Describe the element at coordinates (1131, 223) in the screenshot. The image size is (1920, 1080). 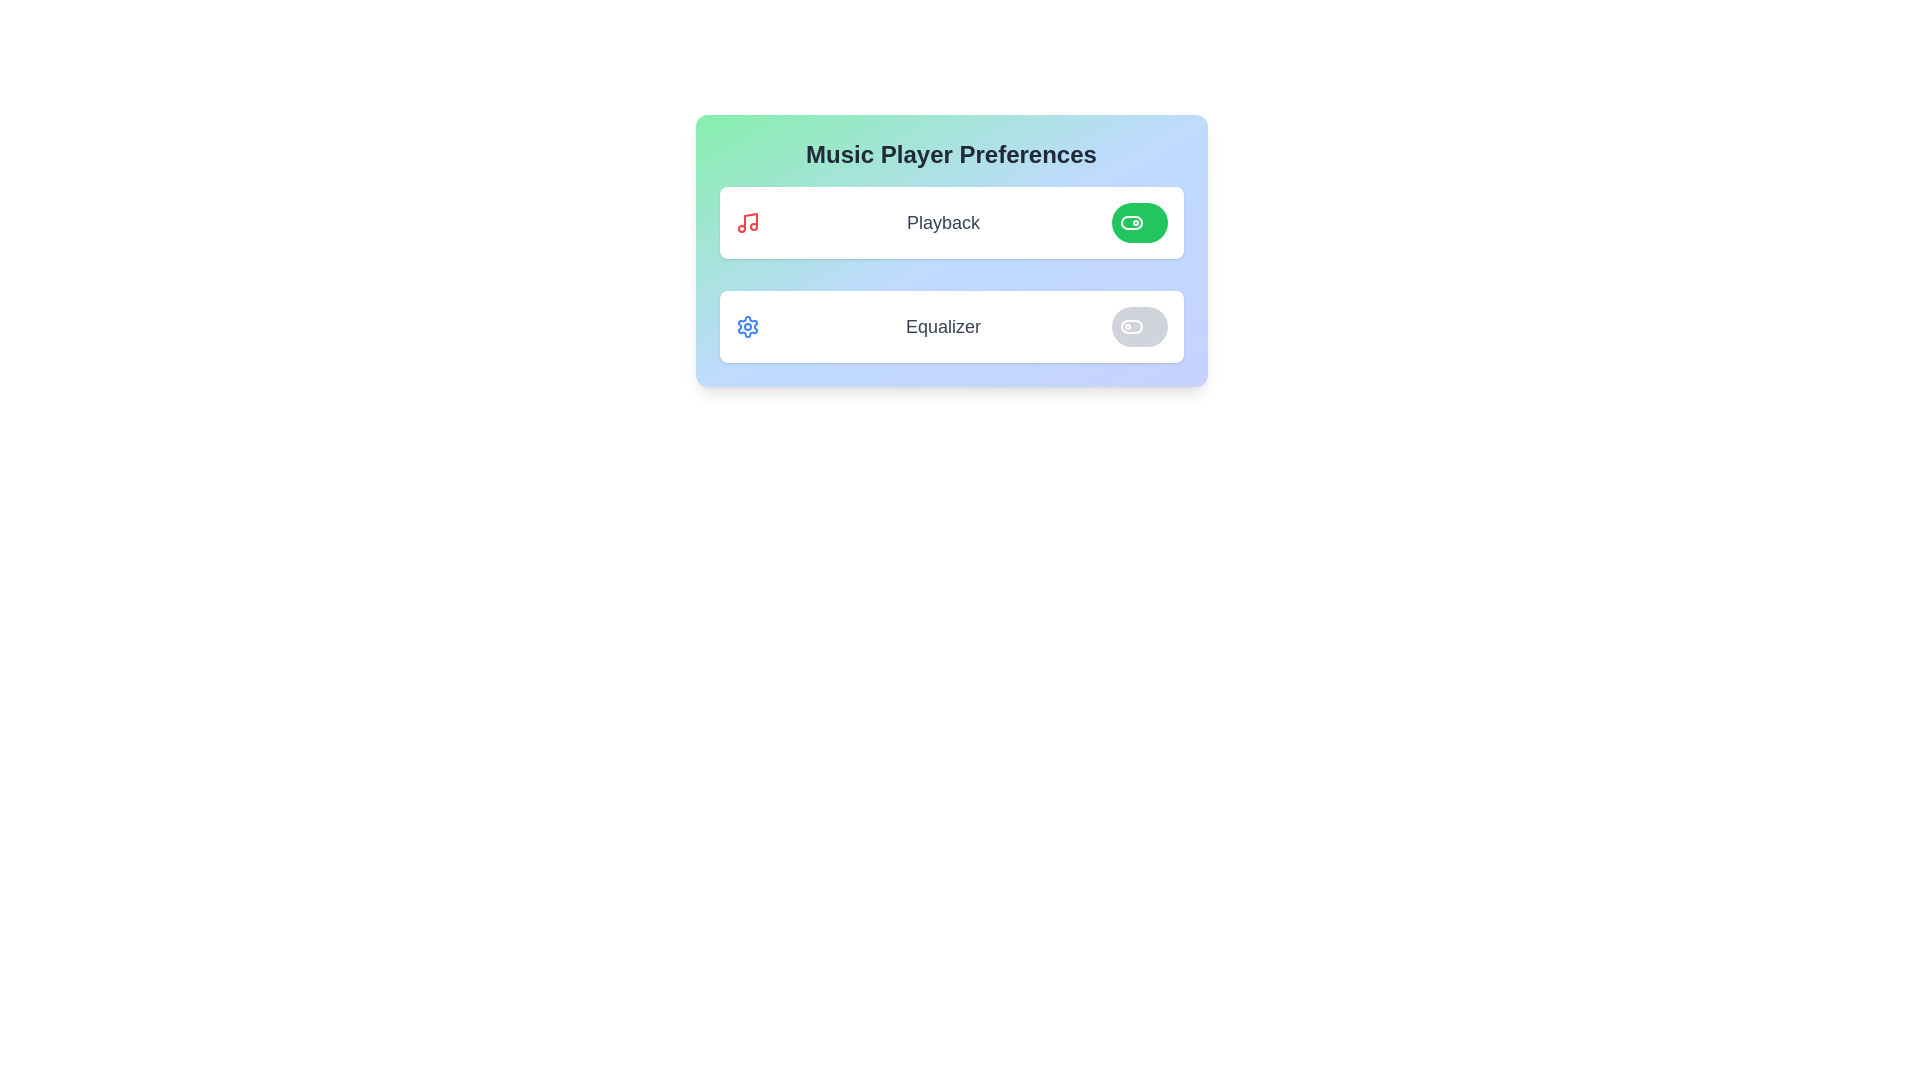
I see `the green rounded rectangle decoration of the toggle switch for the 'Playback' option in the 'Music Player Preferences' panel` at that location.